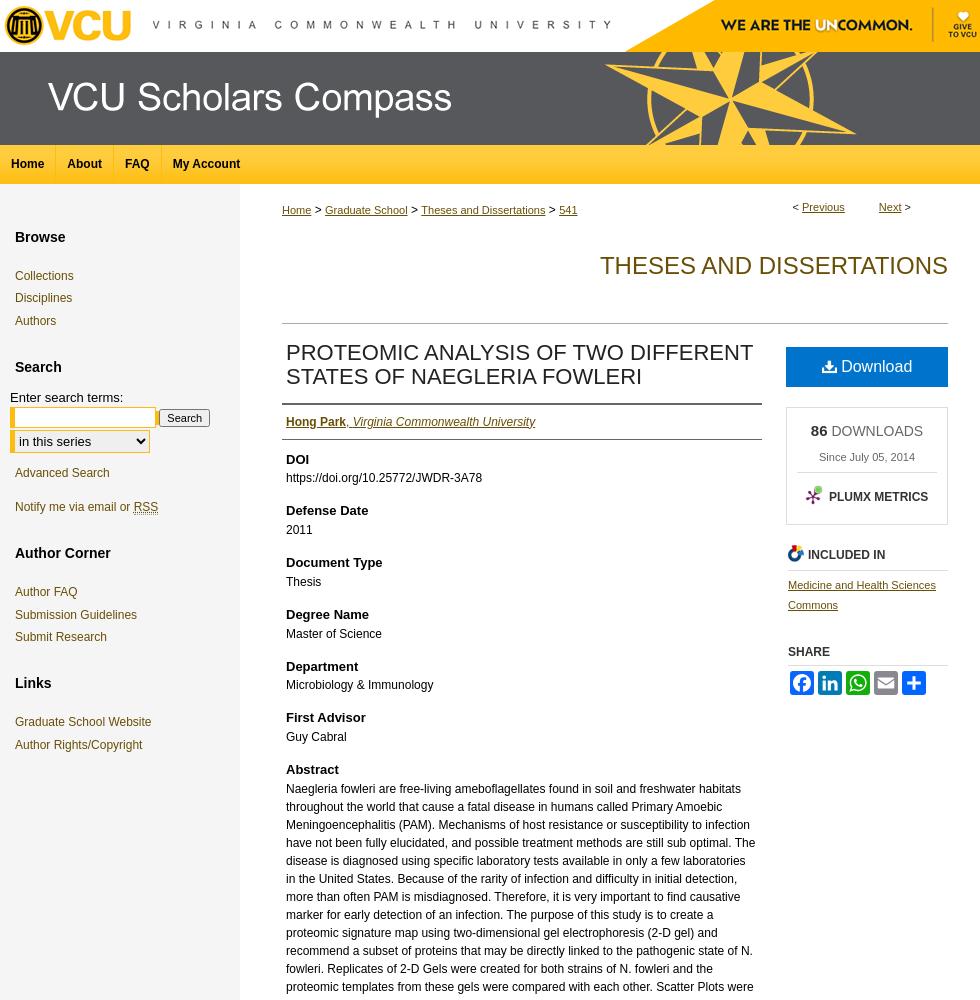  Describe the element at coordinates (861, 593) in the screenshot. I see `'Medicine and Health Sciences Commons'` at that location.